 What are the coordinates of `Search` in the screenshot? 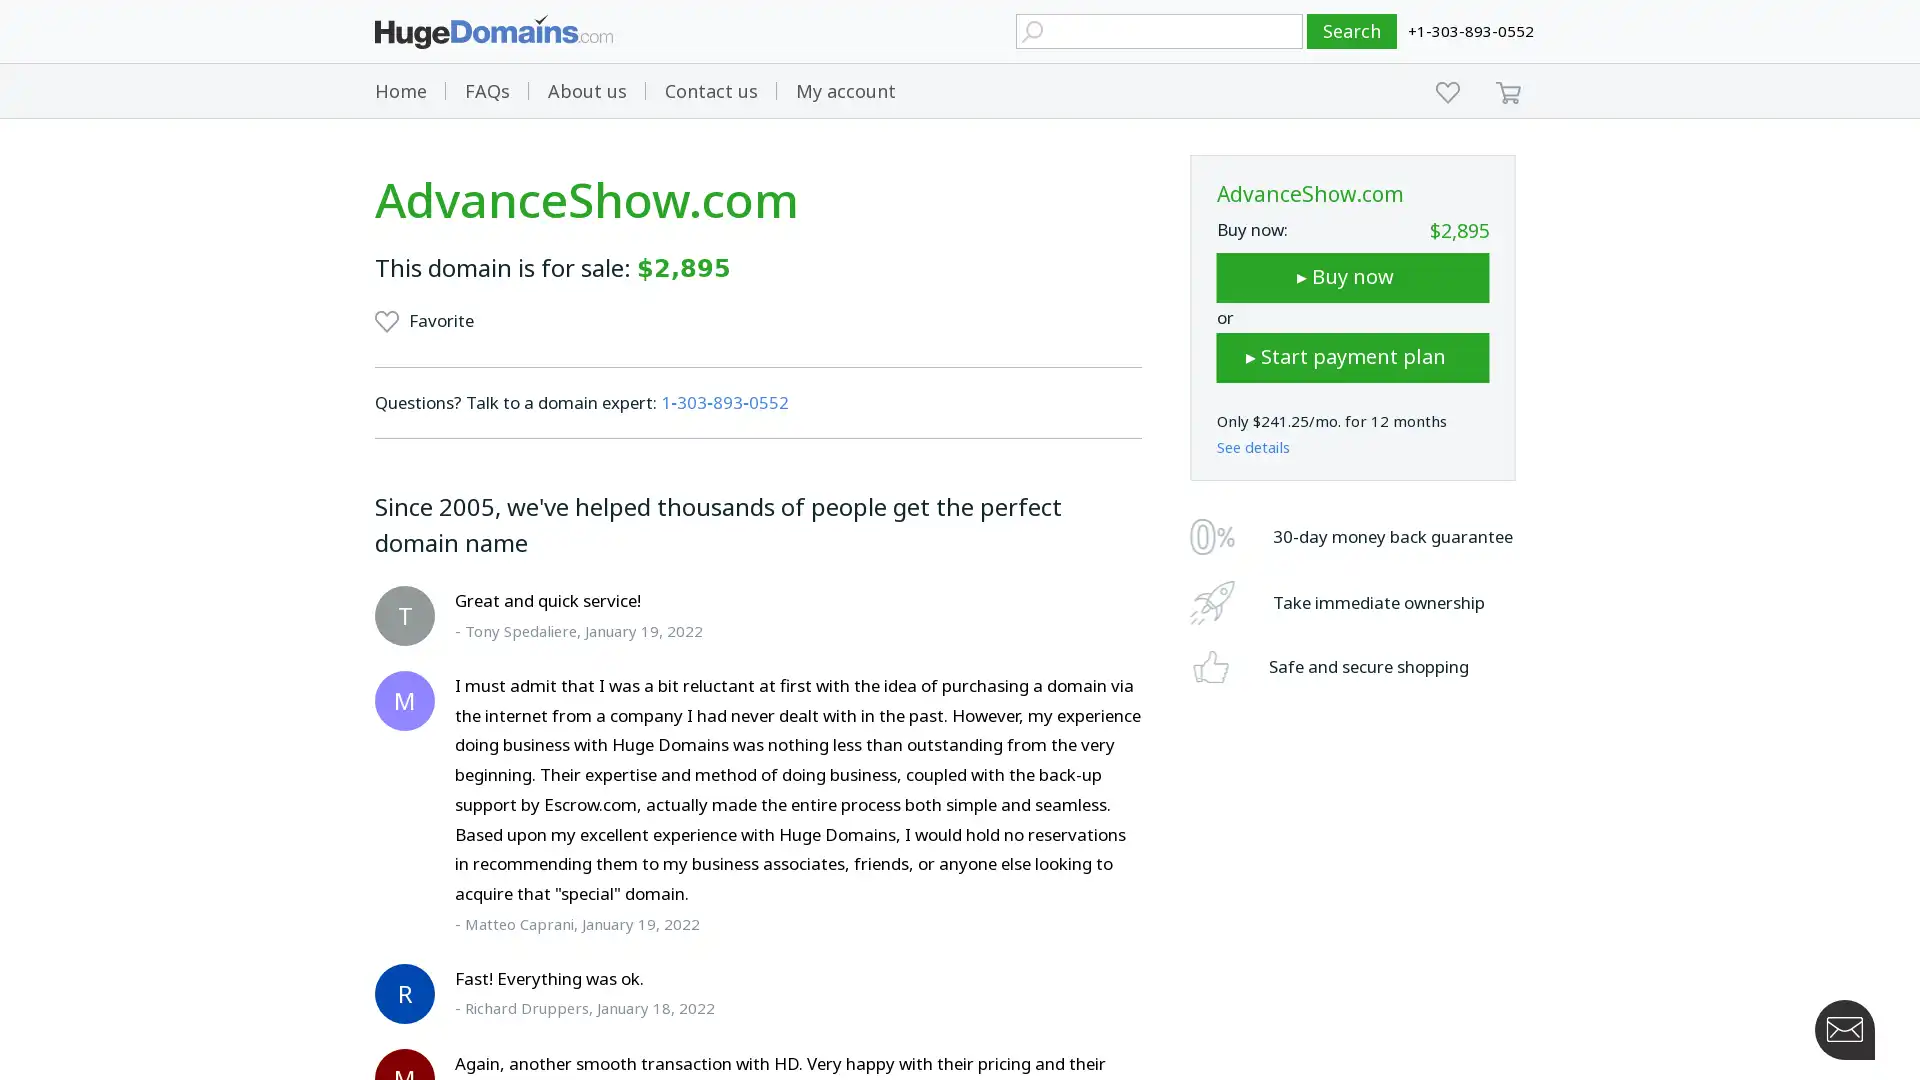 It's located at (1352, 31).